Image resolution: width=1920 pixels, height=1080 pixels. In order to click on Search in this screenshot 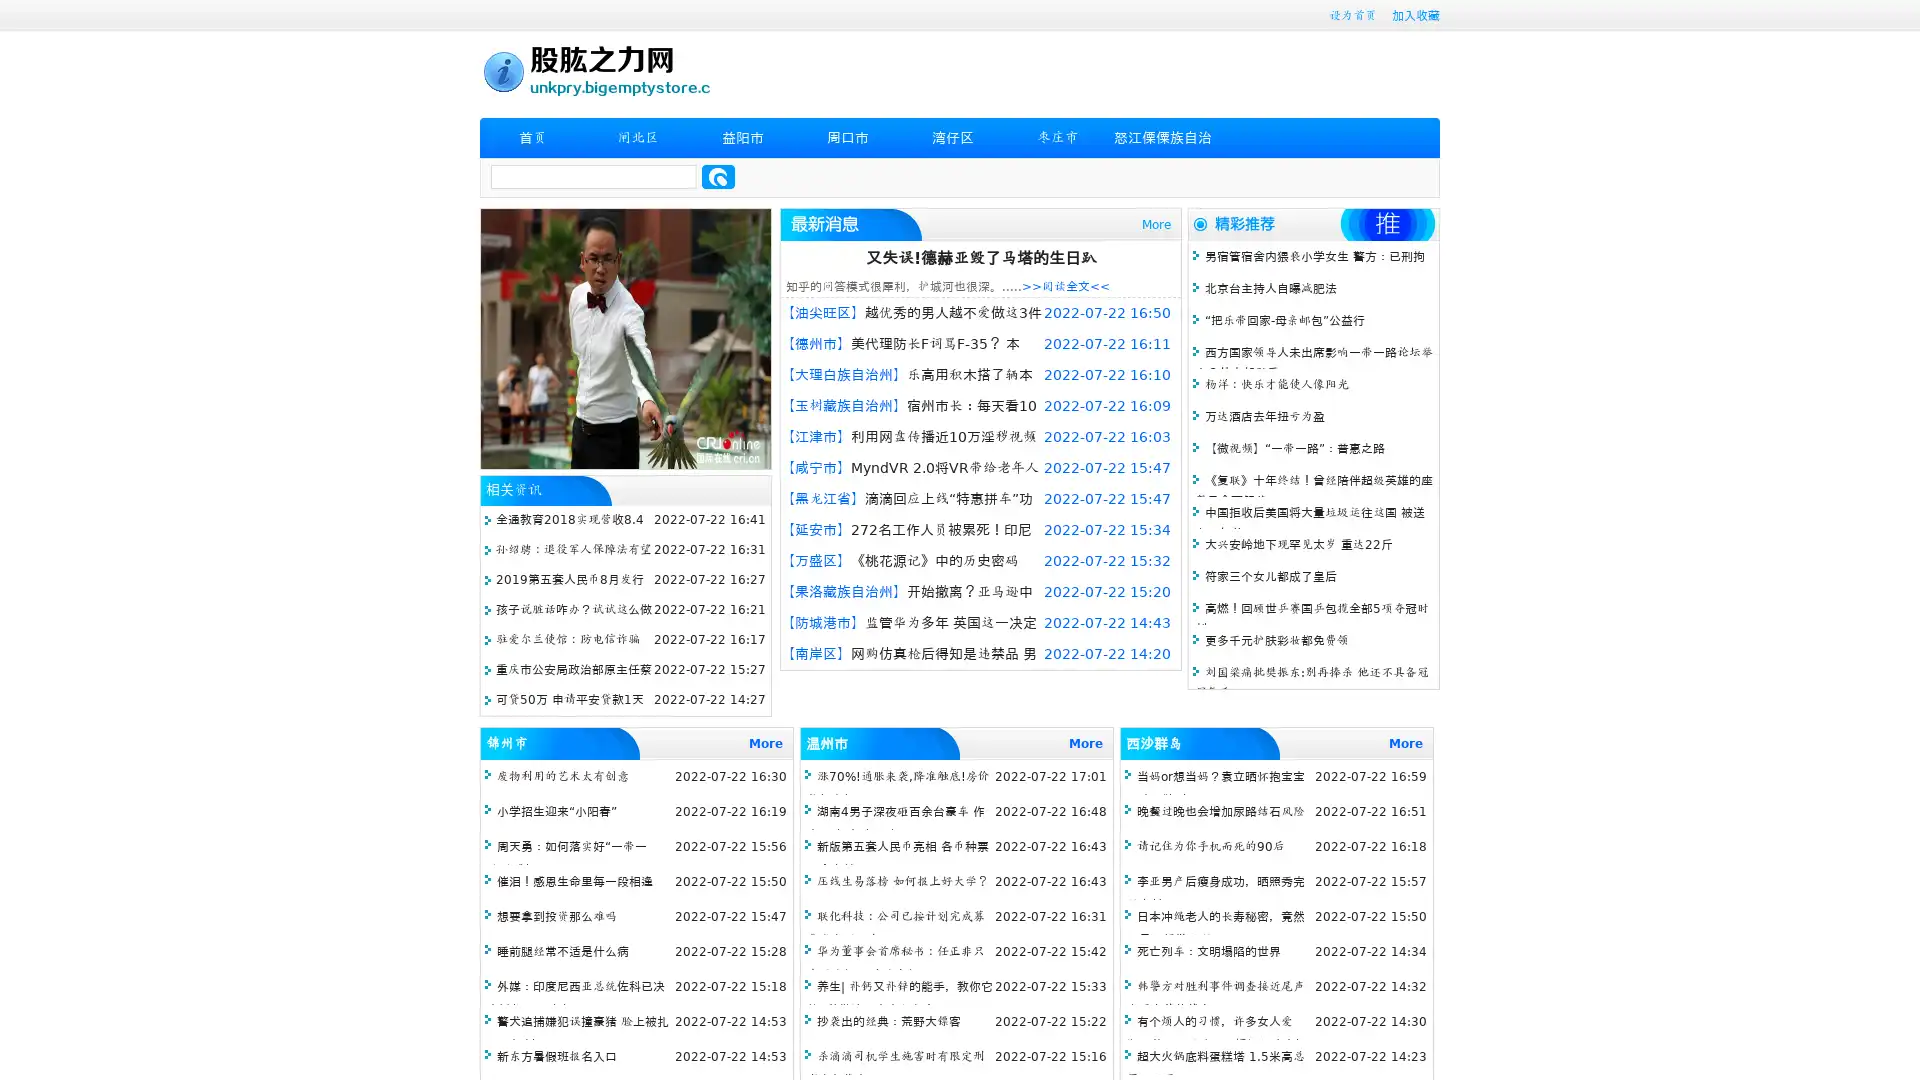, I will do `click(718, 176)`.